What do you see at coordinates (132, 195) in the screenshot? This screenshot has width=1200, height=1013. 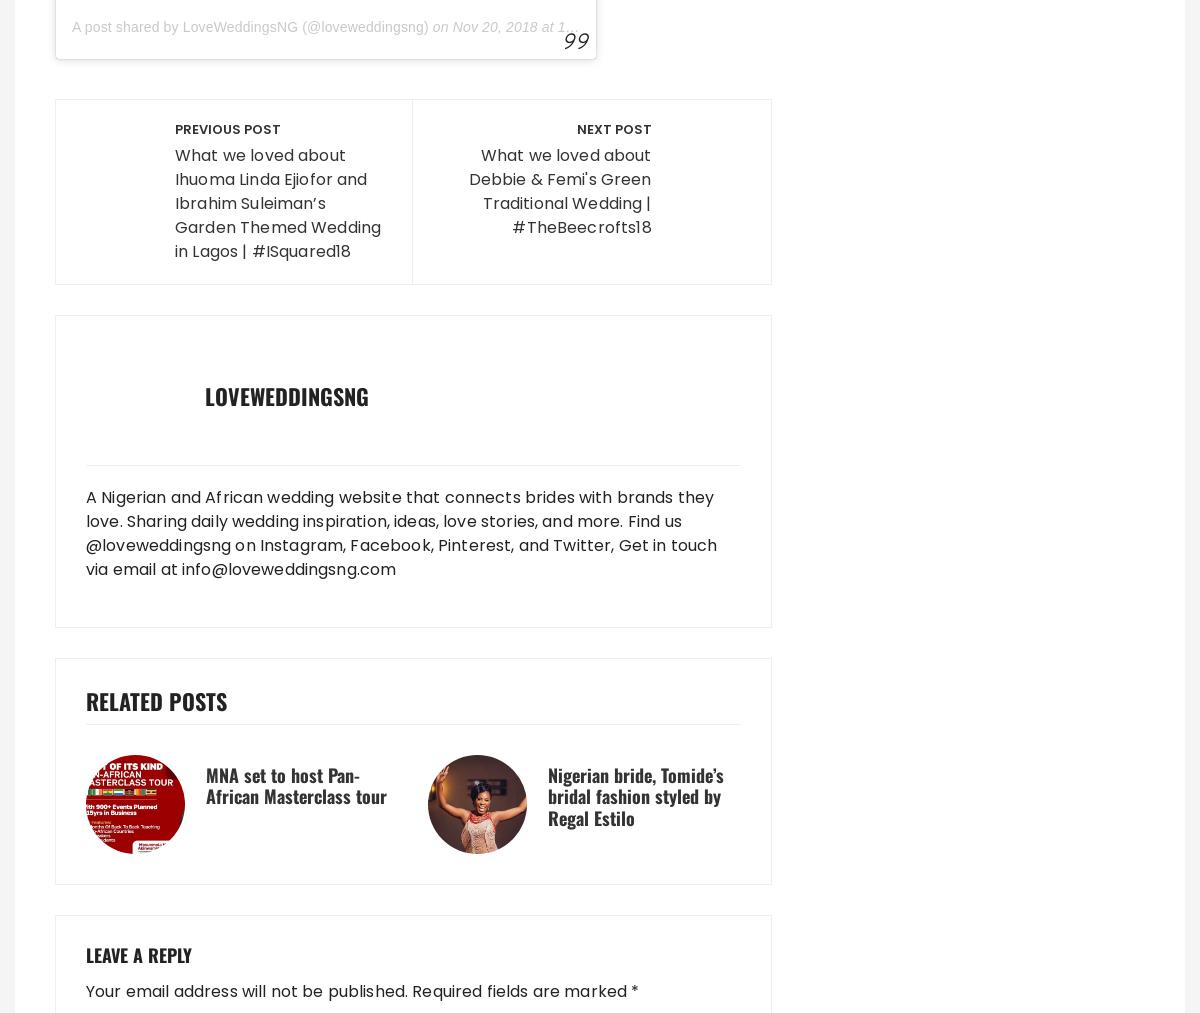 I see `'Comment'` at bounding box center [132, 195].